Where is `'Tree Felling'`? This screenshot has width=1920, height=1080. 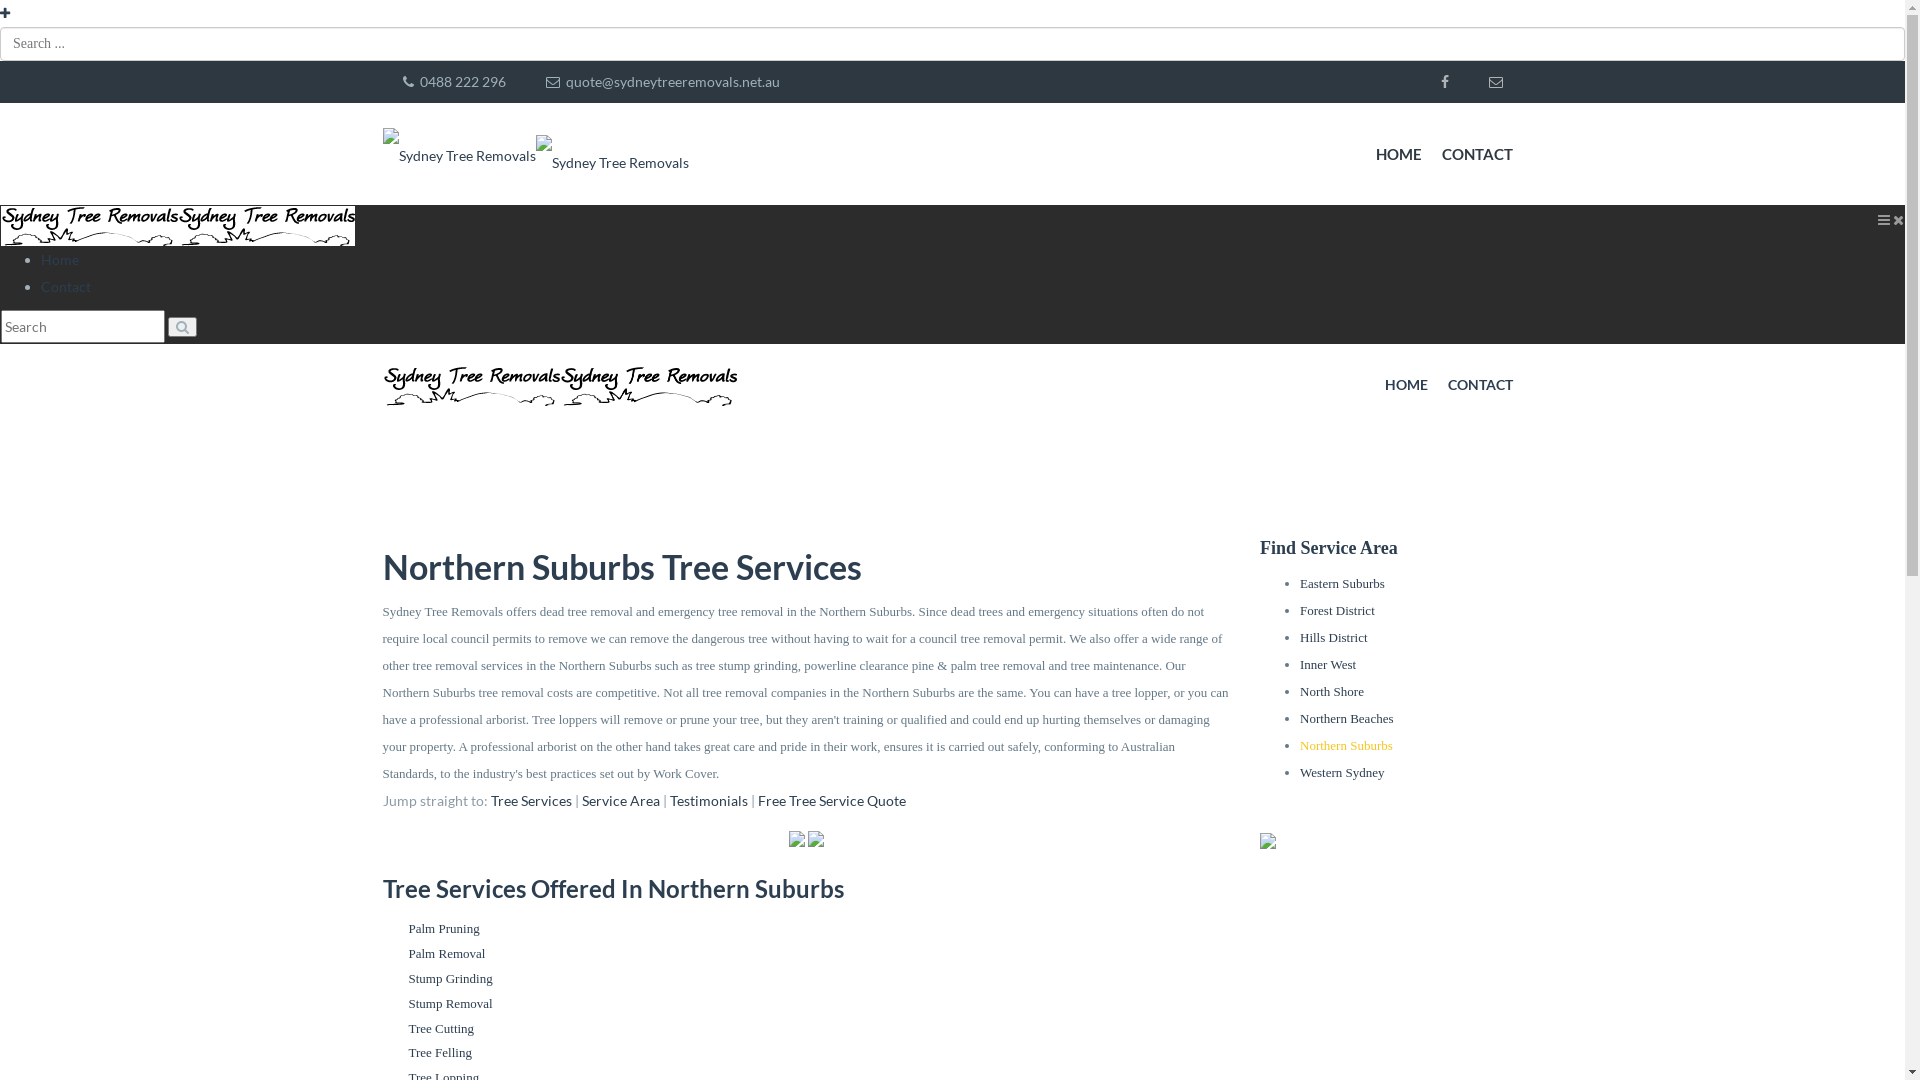
'Tree Felling' is located at coordinates (438, 1051).